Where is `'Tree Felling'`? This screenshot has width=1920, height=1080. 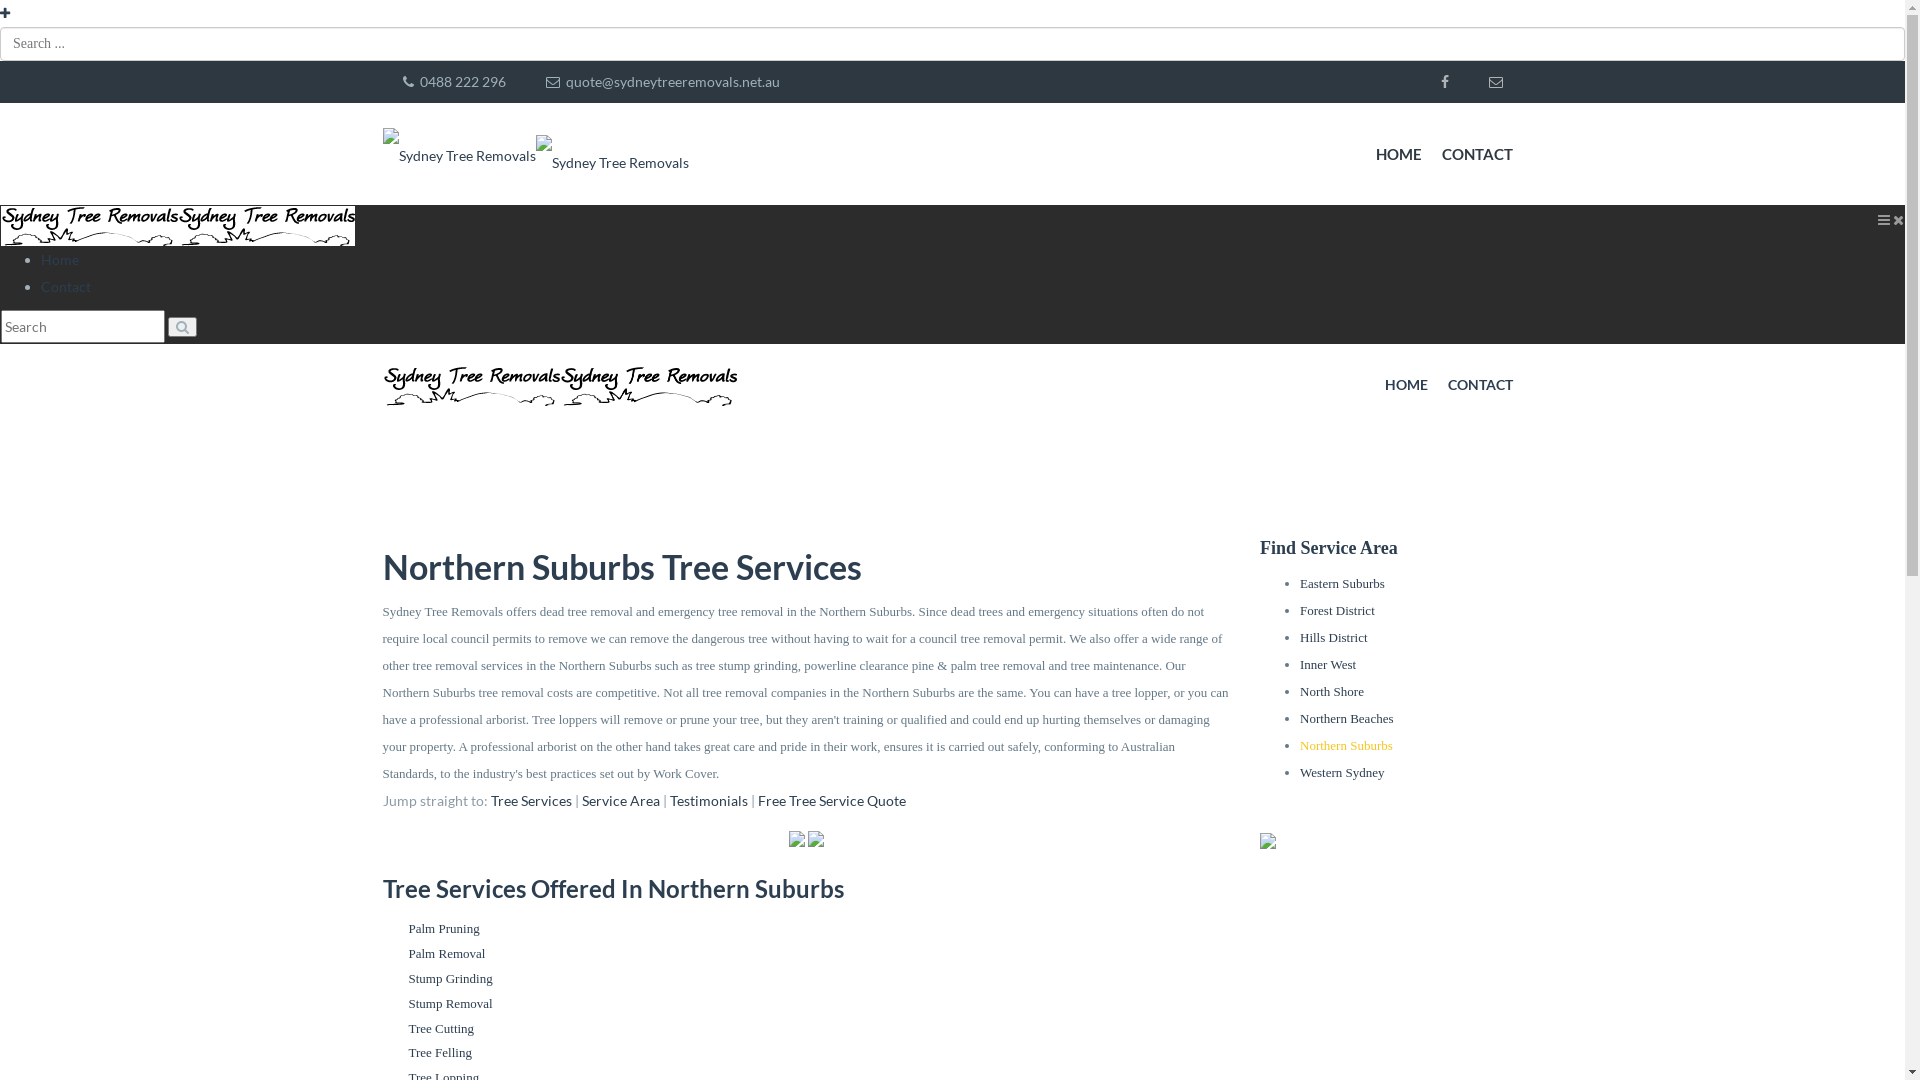
'Tree Felling' is located at coordinates (438, 1051).